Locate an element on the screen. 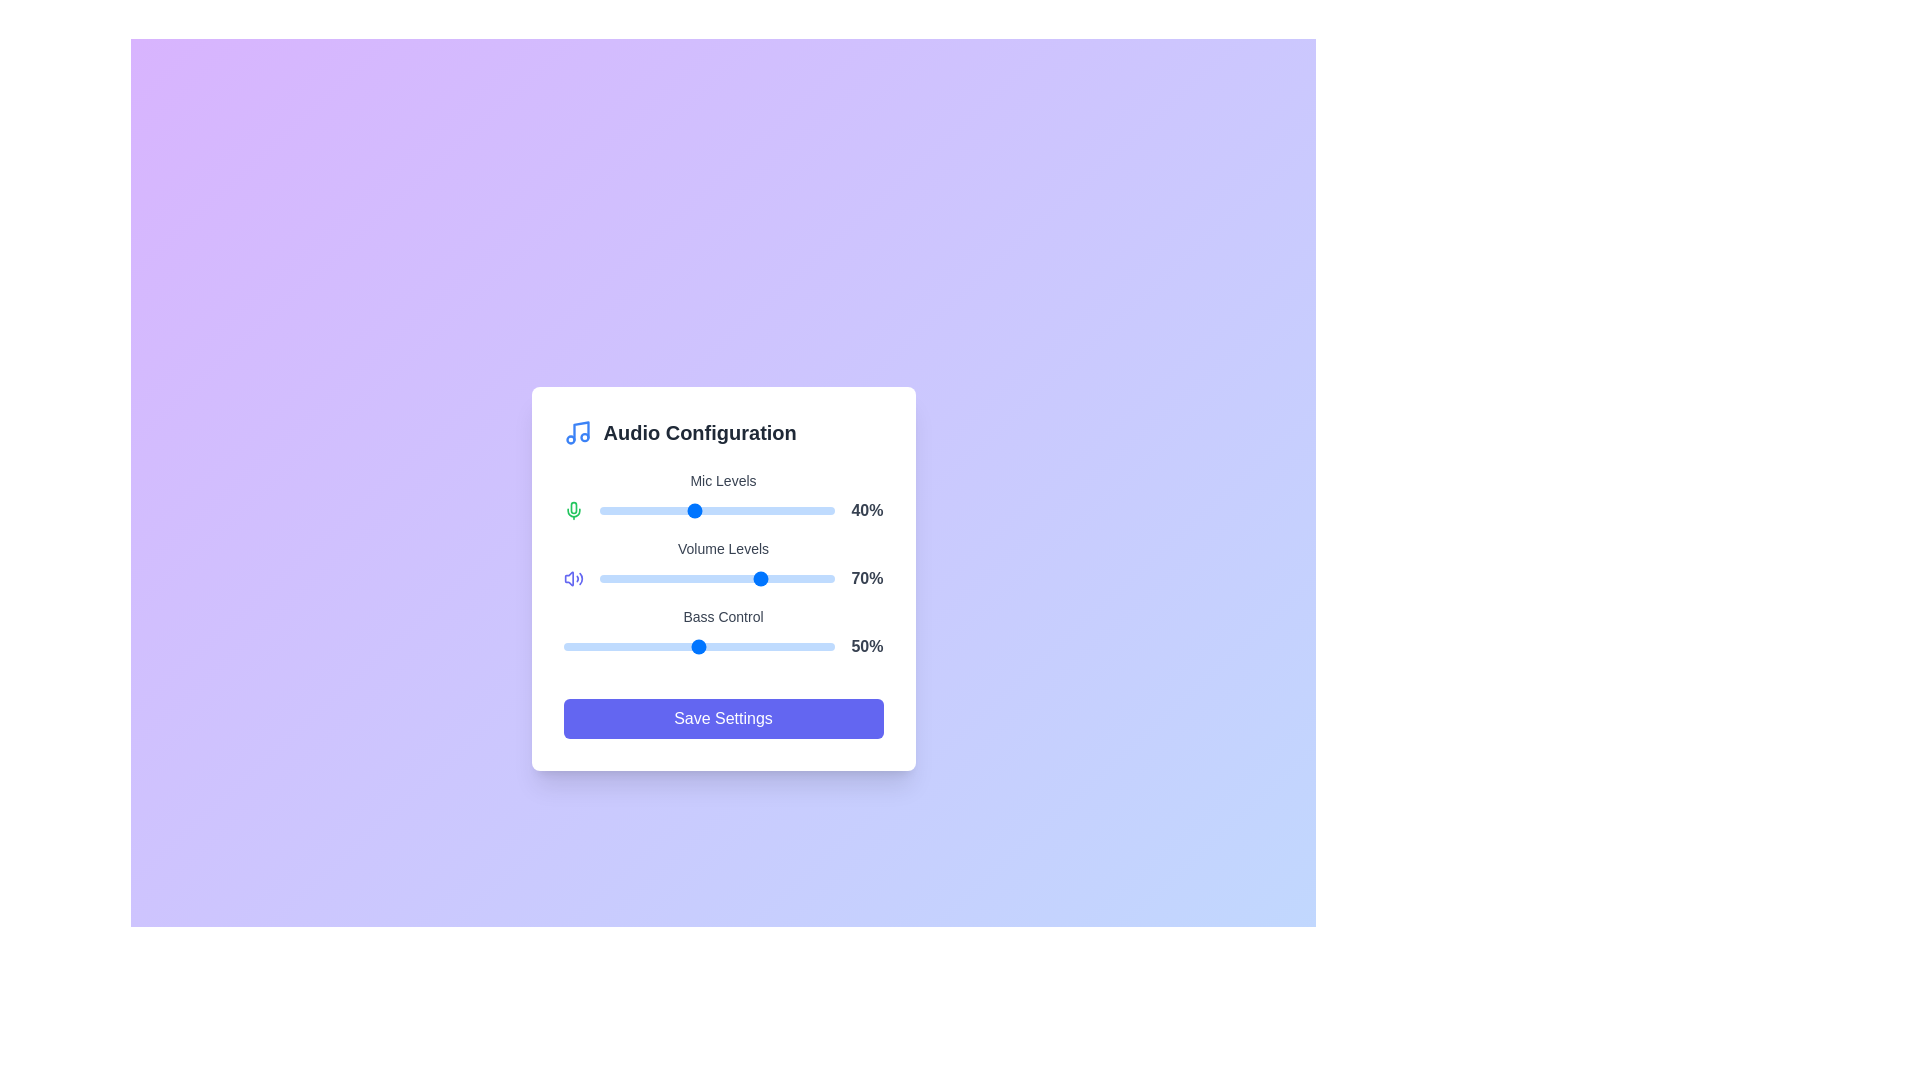  the Bass Control slider to 60% by dragging the slider is located at coordinates (725, 647).